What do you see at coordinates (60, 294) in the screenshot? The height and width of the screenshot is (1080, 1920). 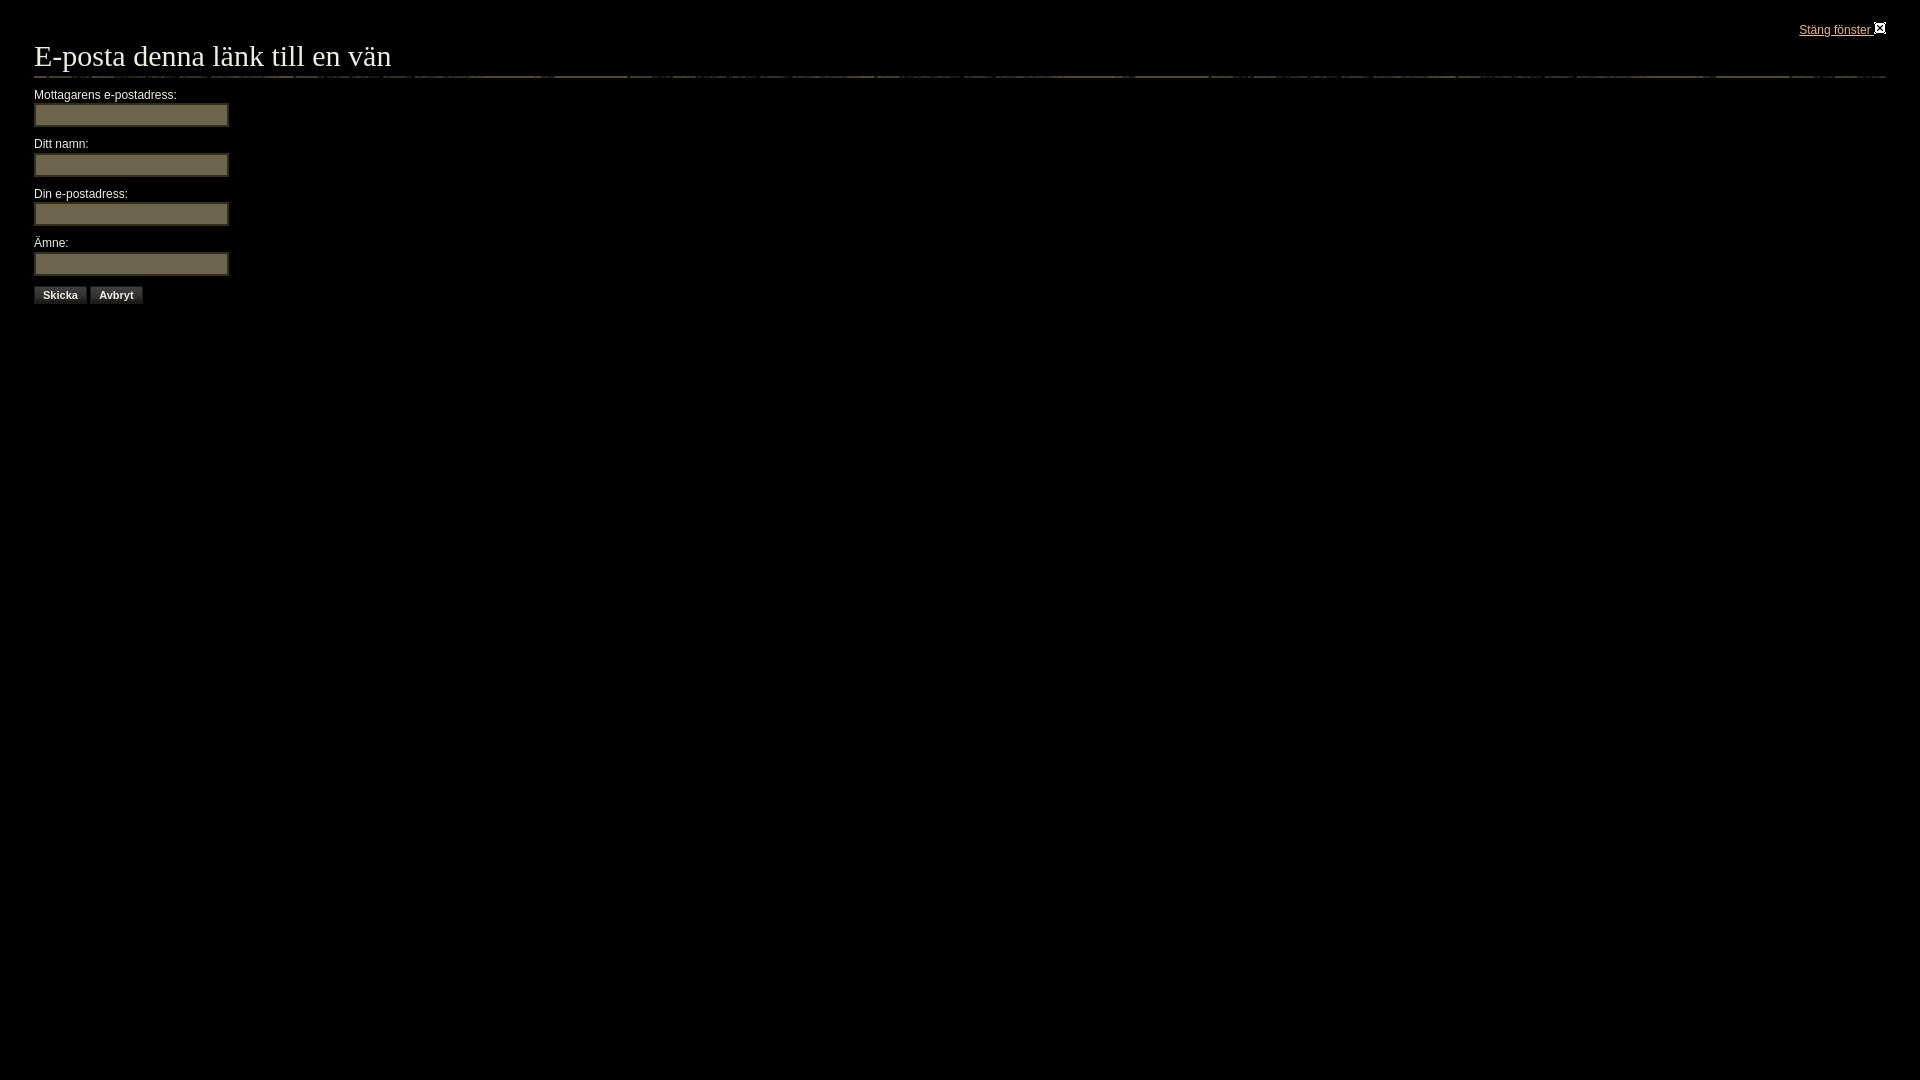 I see `'Skicka'` at bounding box center [60, 294].